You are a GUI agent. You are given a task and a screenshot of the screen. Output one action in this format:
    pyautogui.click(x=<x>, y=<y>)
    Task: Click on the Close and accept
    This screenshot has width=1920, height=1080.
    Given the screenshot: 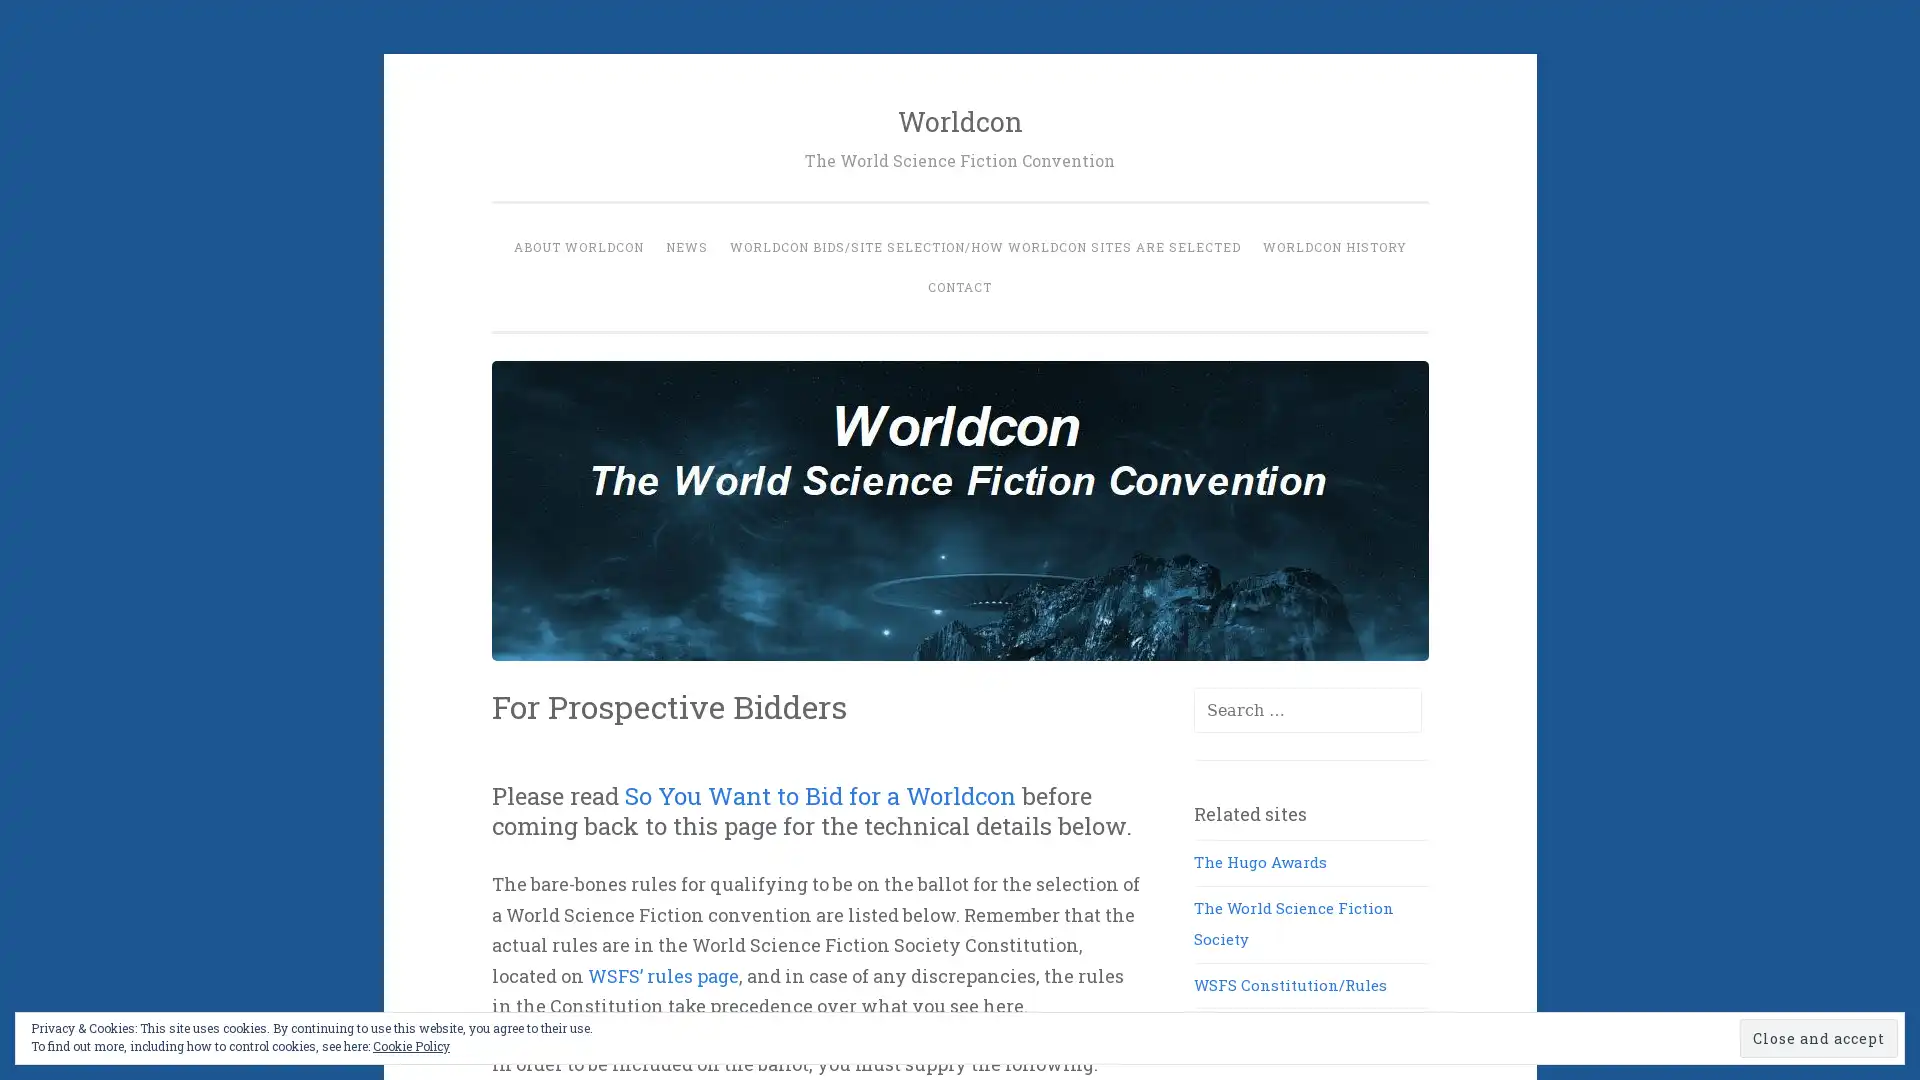 What is the action you would take?
    pyautogui.click(x=1819, y=1037)
    